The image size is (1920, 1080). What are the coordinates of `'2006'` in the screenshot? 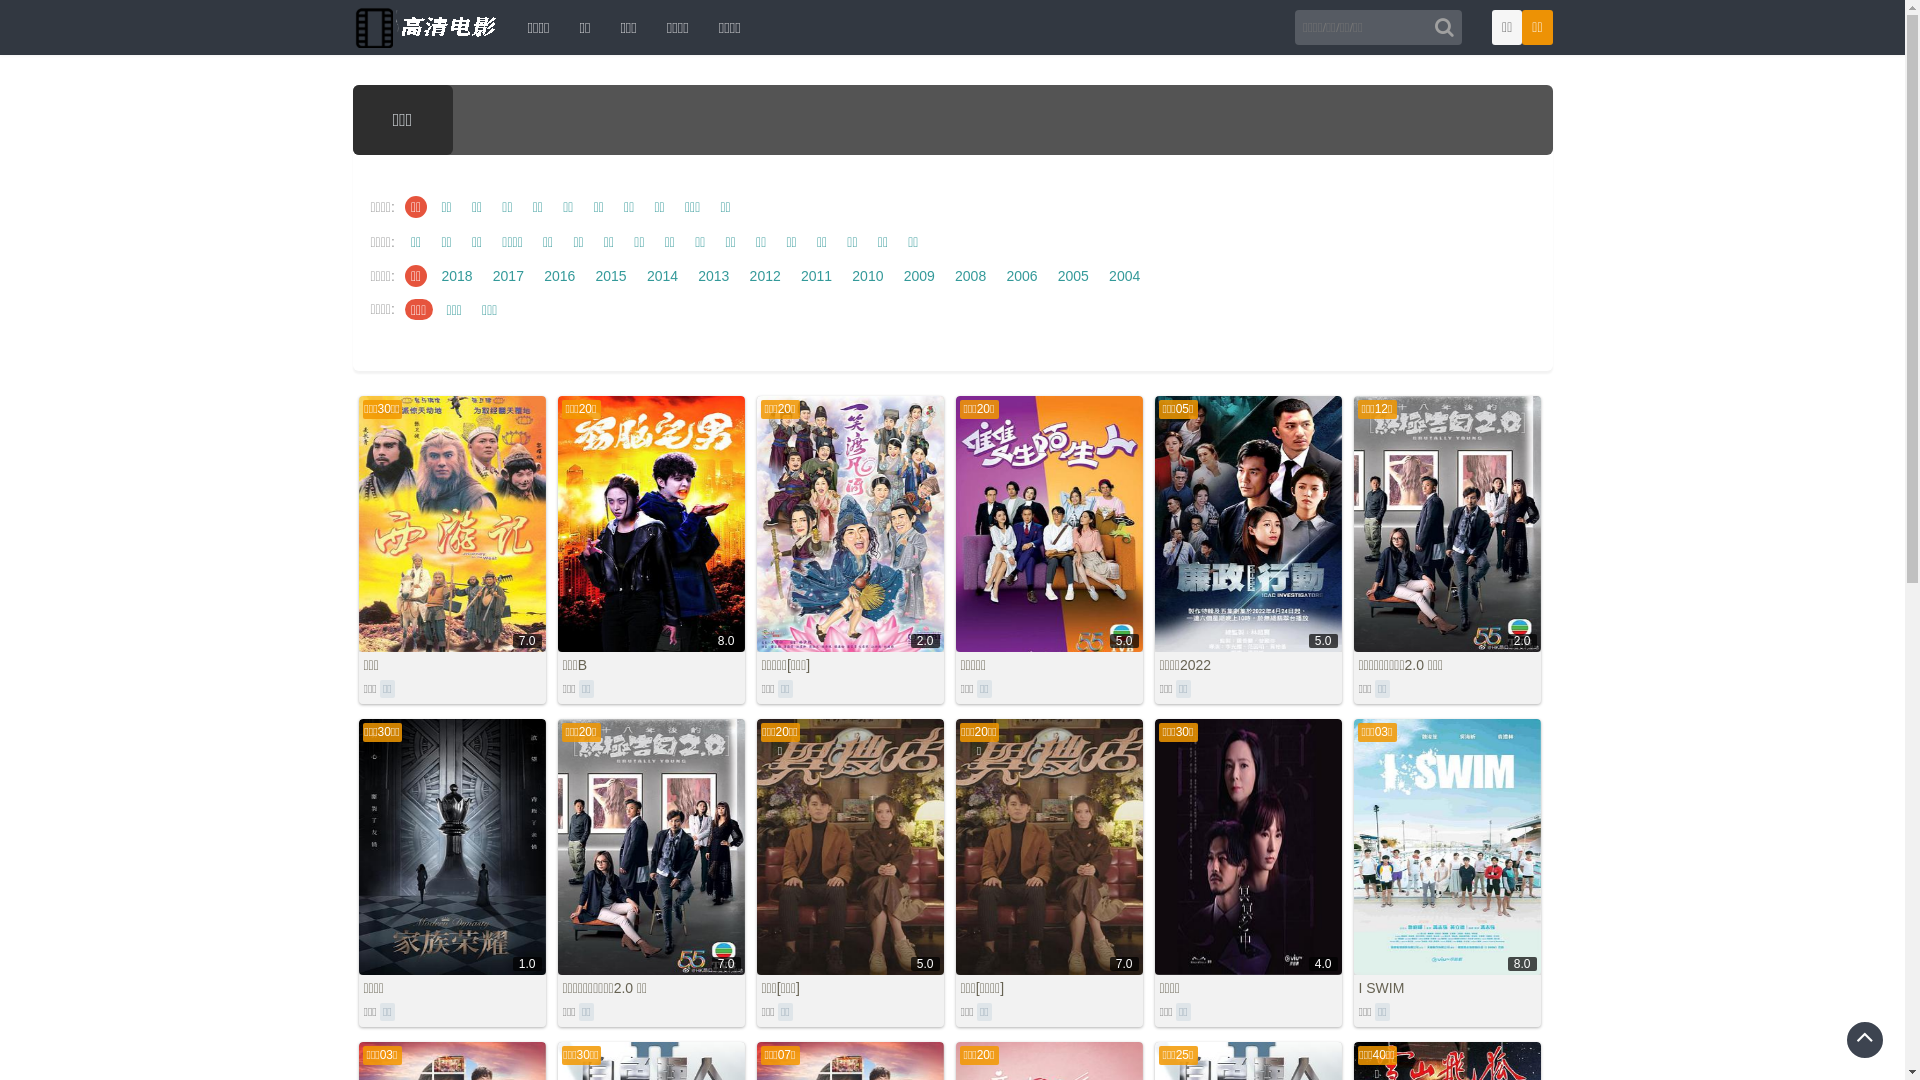 It's located at (1021, 276).